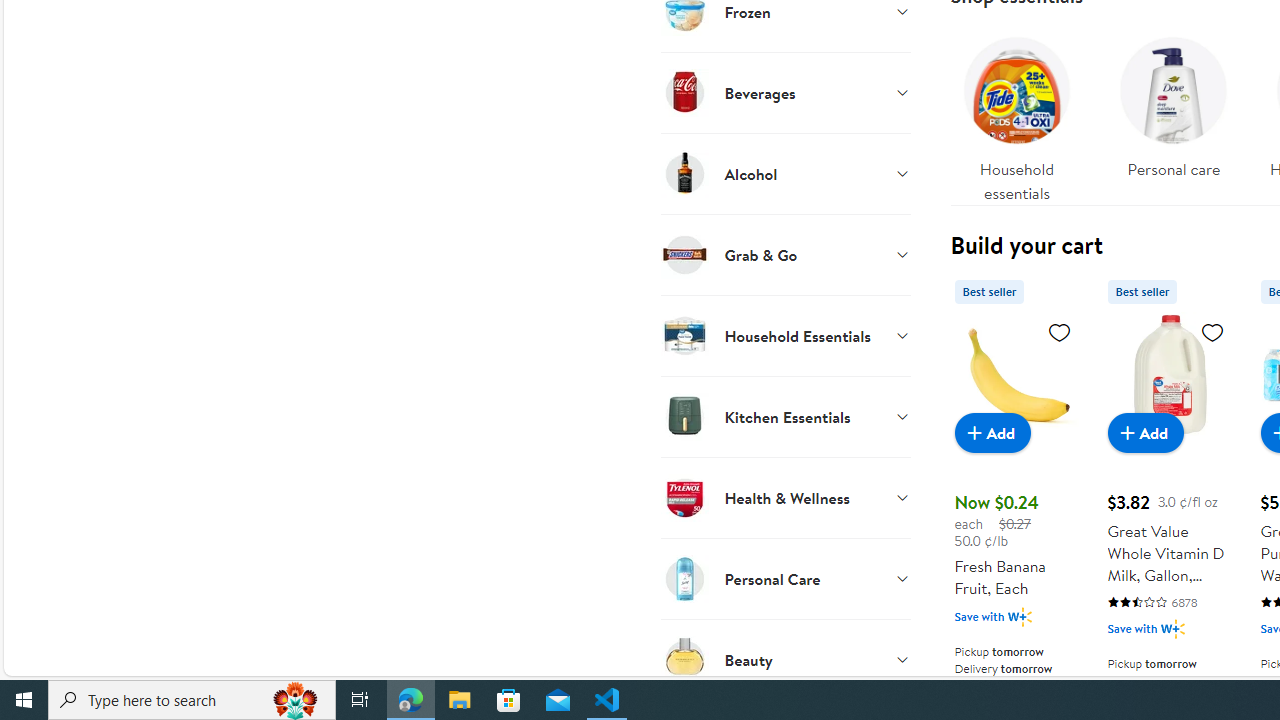 The image size is (1280, 720). Describe the element at coordinates (1173, 627) in the screenshot. I see `'Walmart Plus'` at that location.